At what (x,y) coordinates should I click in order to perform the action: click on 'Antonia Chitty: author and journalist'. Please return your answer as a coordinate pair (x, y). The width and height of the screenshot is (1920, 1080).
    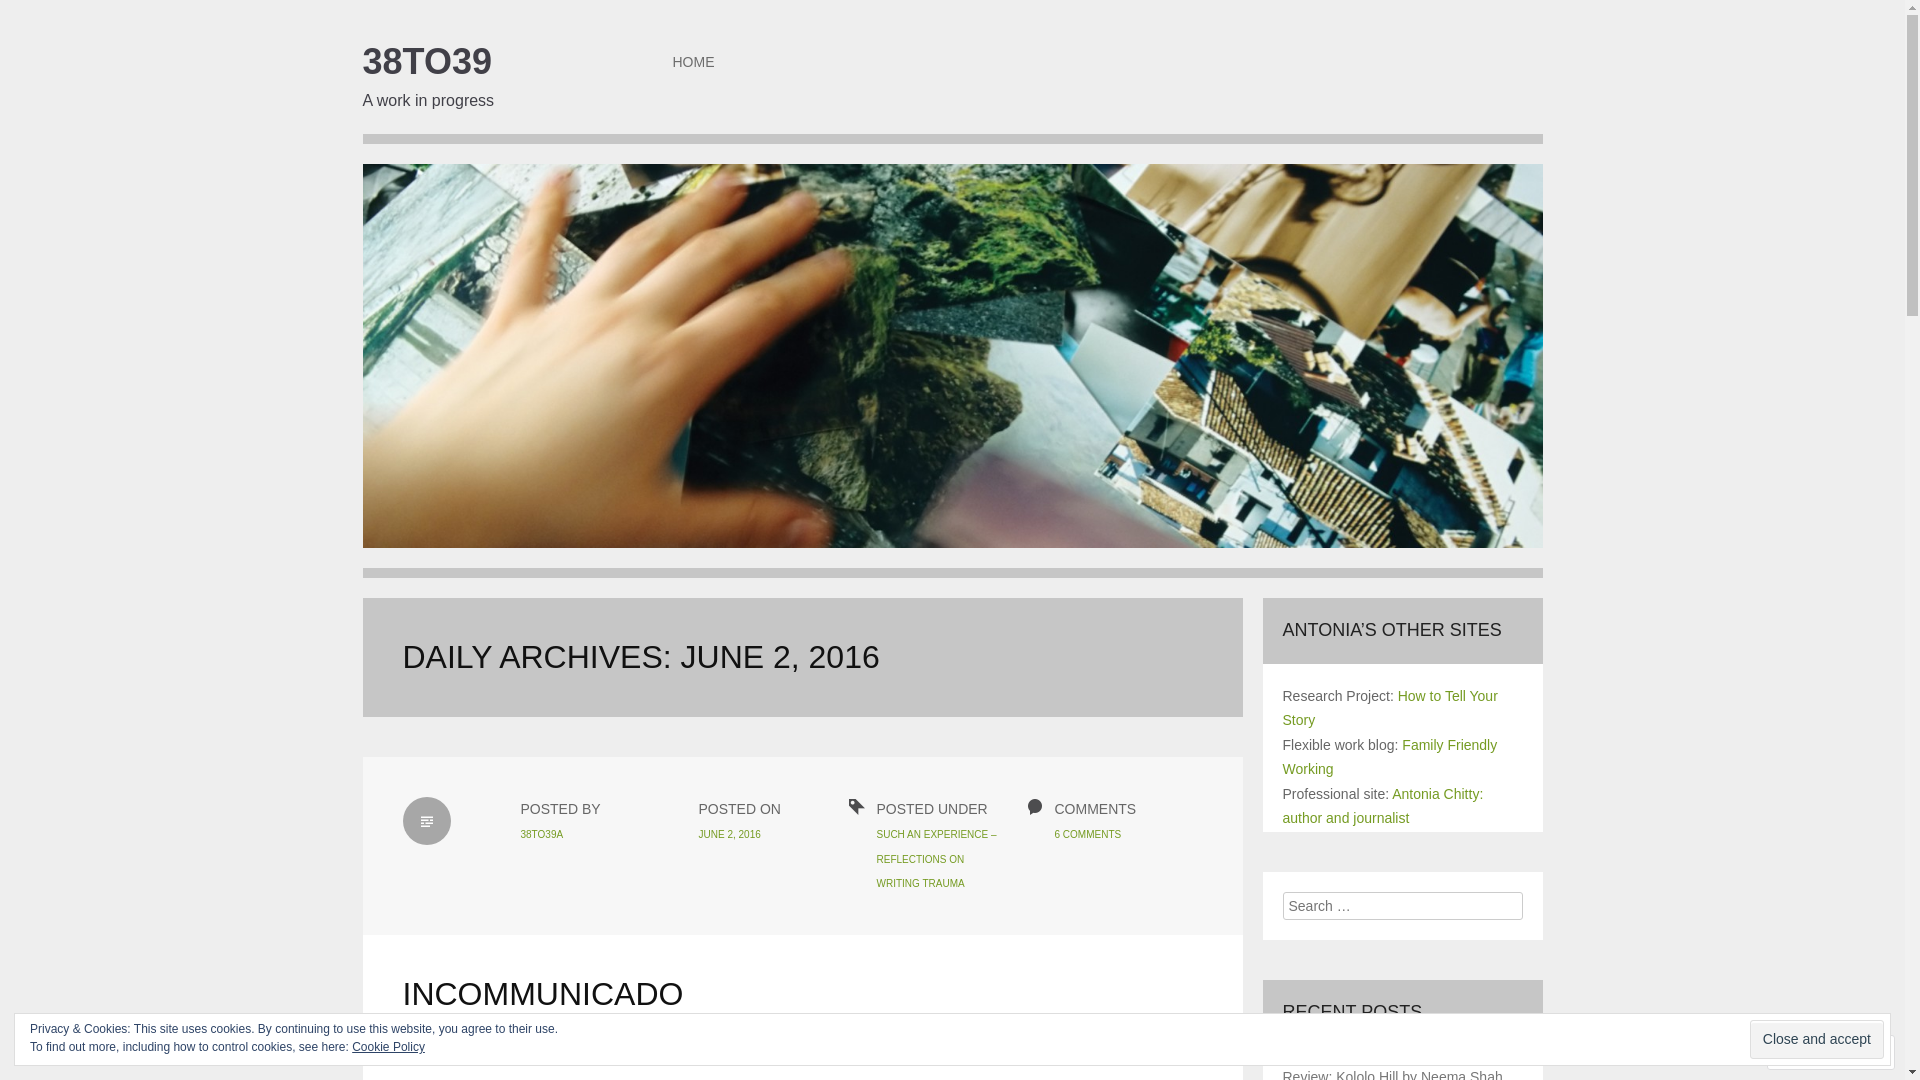
    Looking at the image, I should click on (1281, 805).